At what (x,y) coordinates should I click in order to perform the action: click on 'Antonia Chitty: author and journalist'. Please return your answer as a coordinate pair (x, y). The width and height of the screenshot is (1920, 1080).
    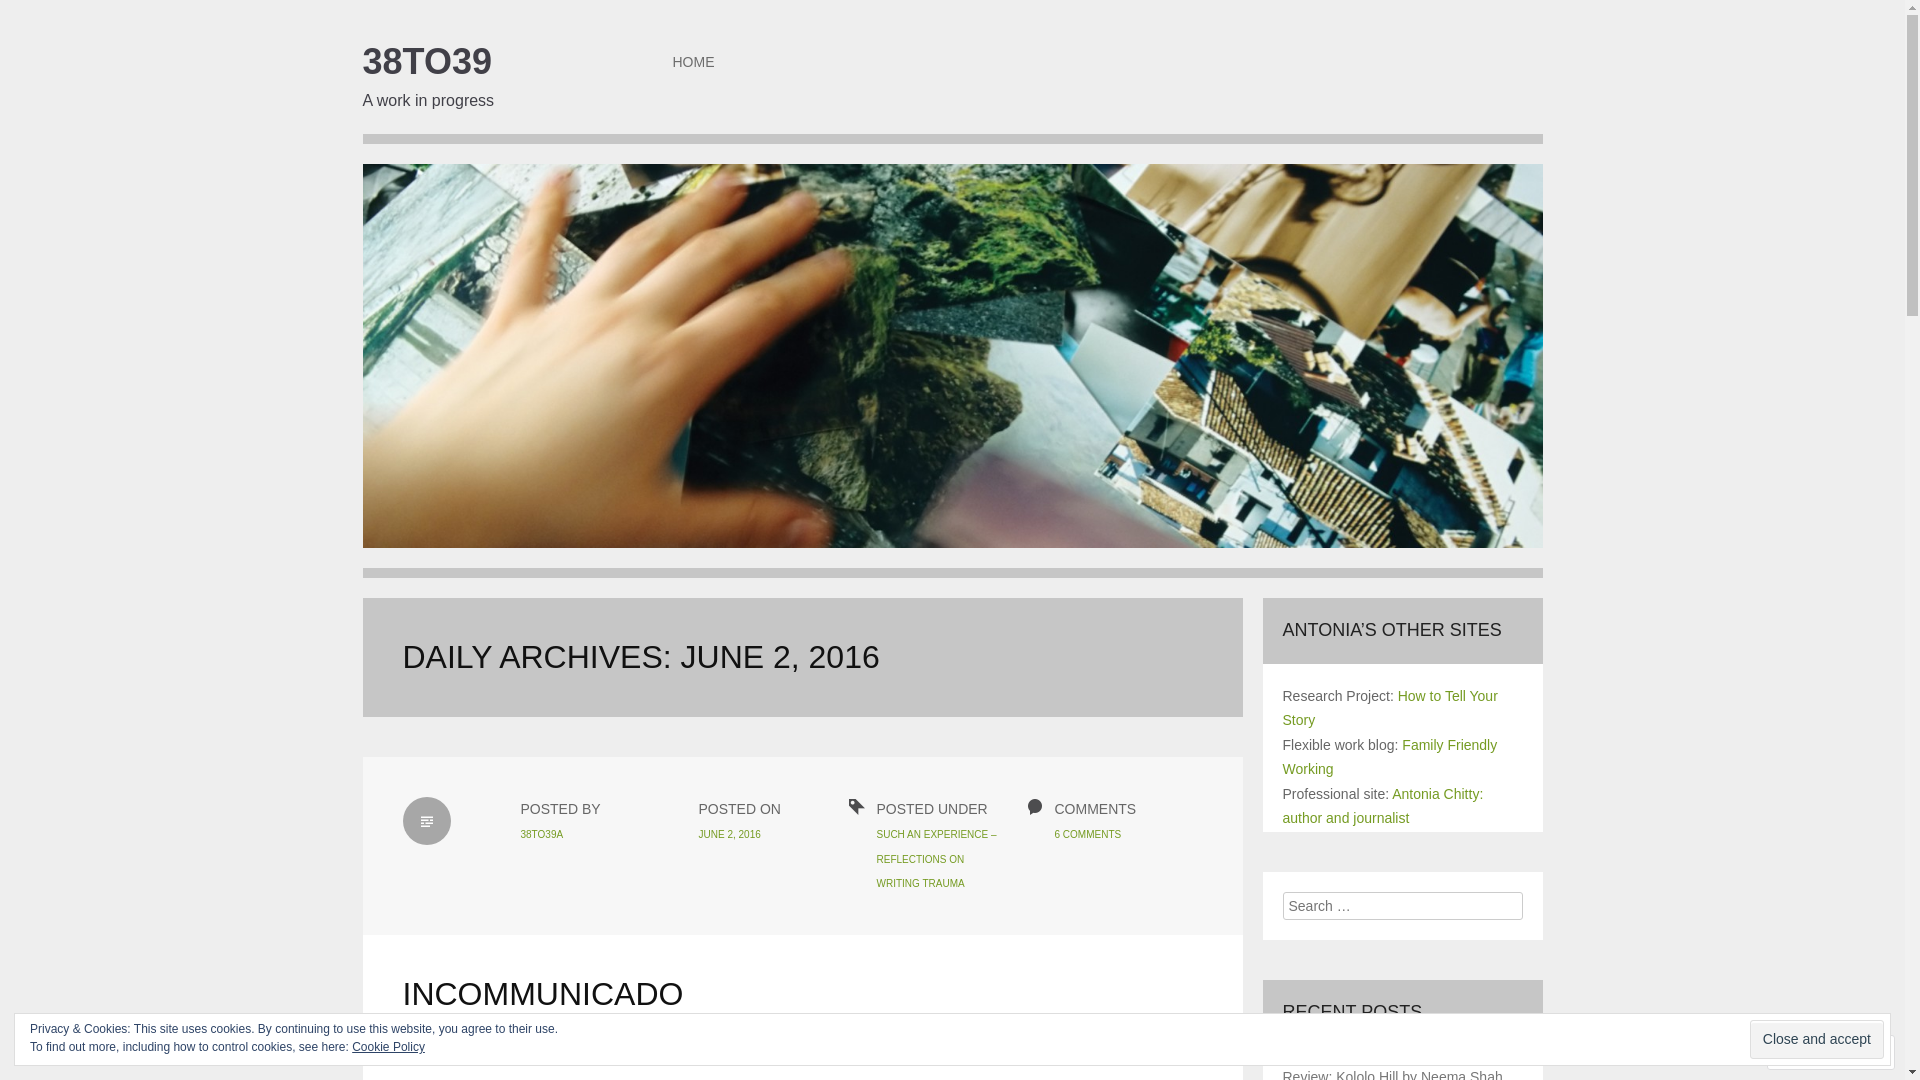
    Looking at the image, I should click on (1281, 805).